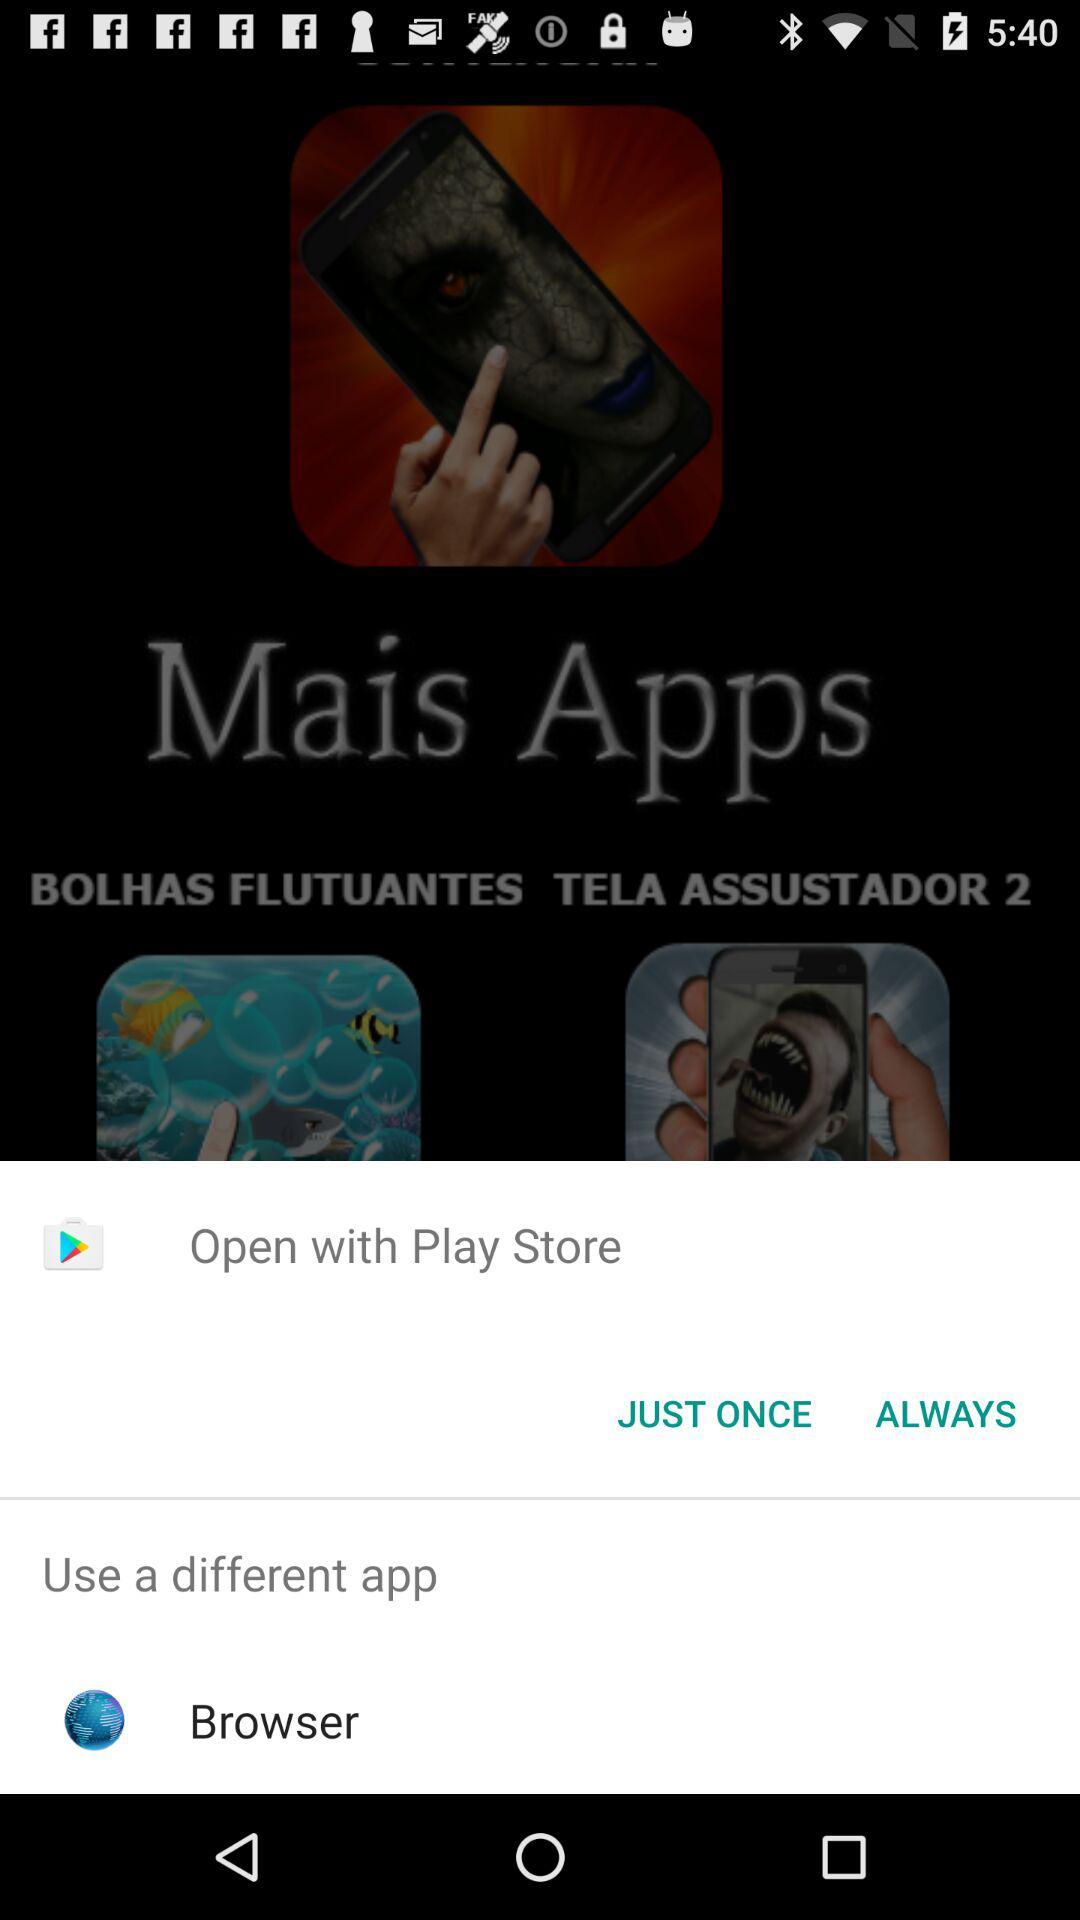 This screenshot has height=1920, width=1080. What do you see at coordinates (945, 1411) in the screenshot?
I see `the always button` at bounding box center [945, 1411].